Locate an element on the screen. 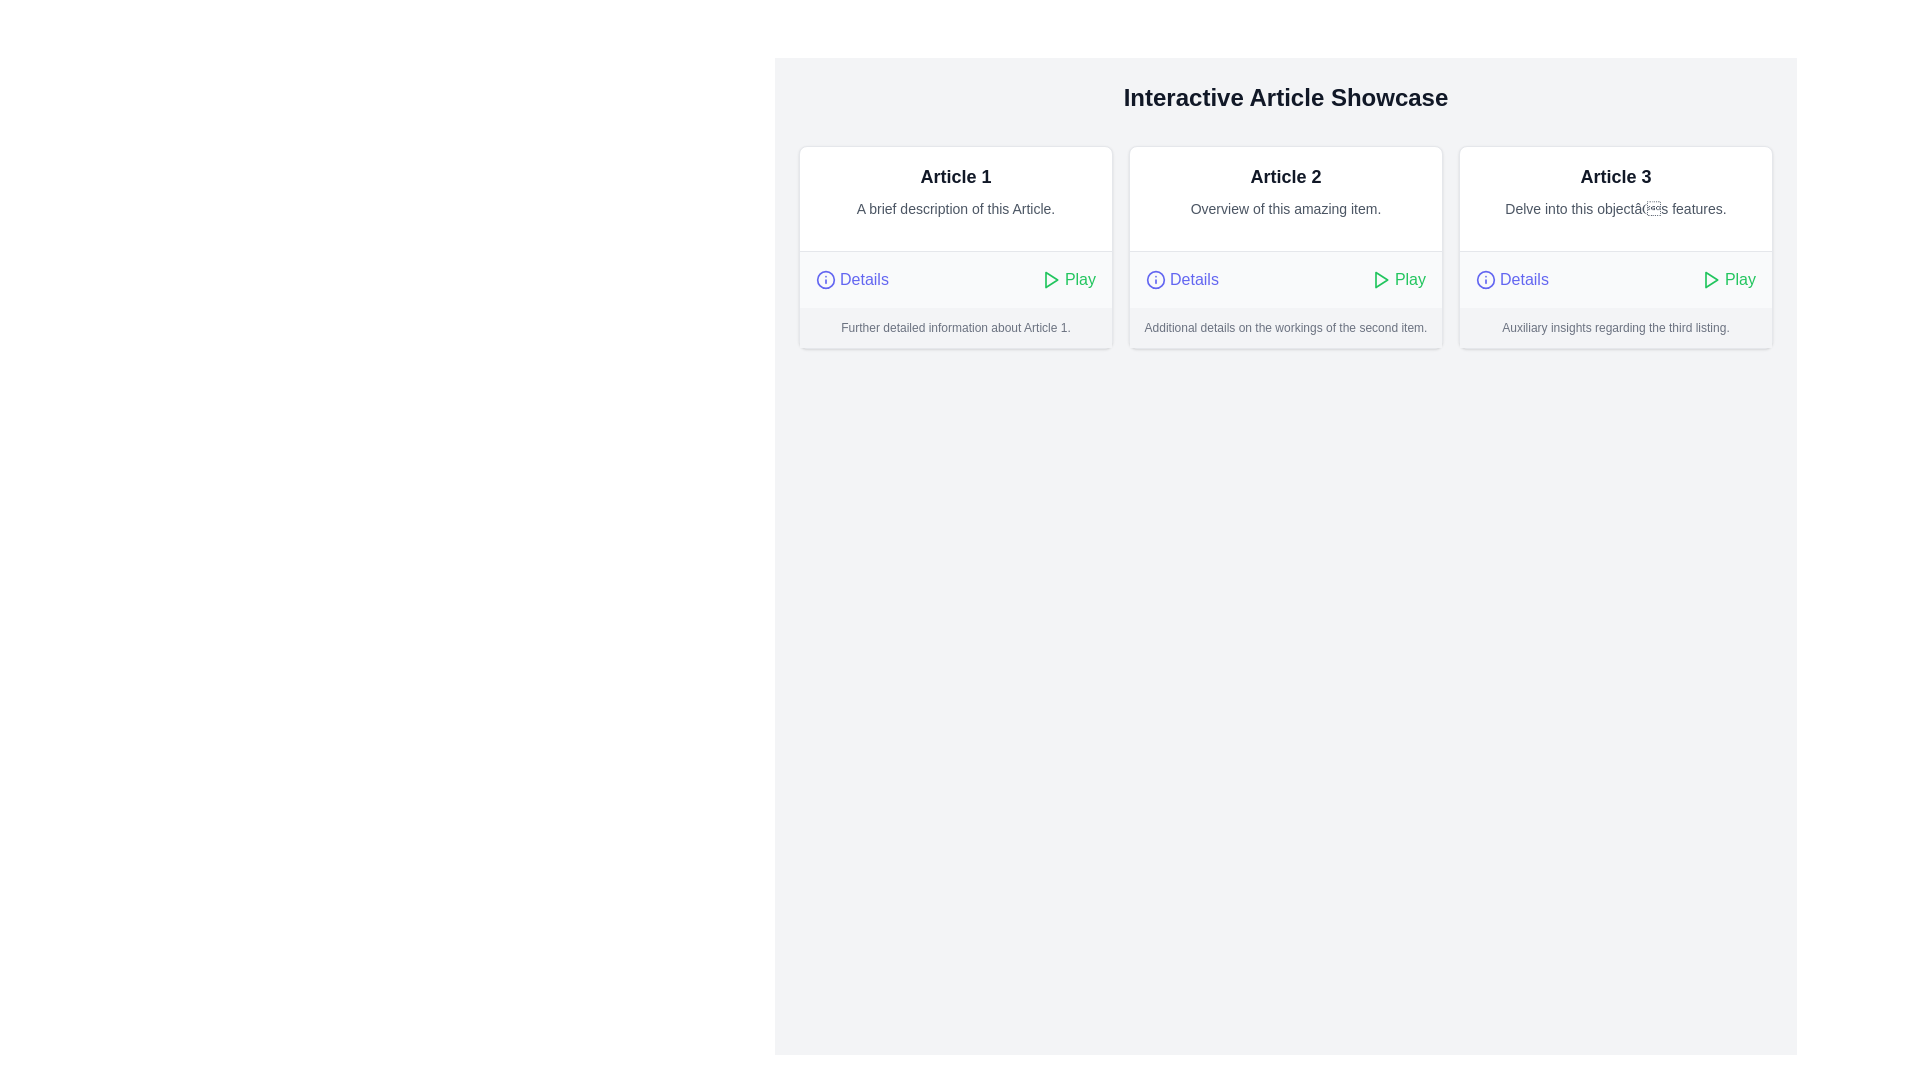  the green 'Play' button located at the bottom section of the 'Article 2' card is located at coordinates (1397, 280).